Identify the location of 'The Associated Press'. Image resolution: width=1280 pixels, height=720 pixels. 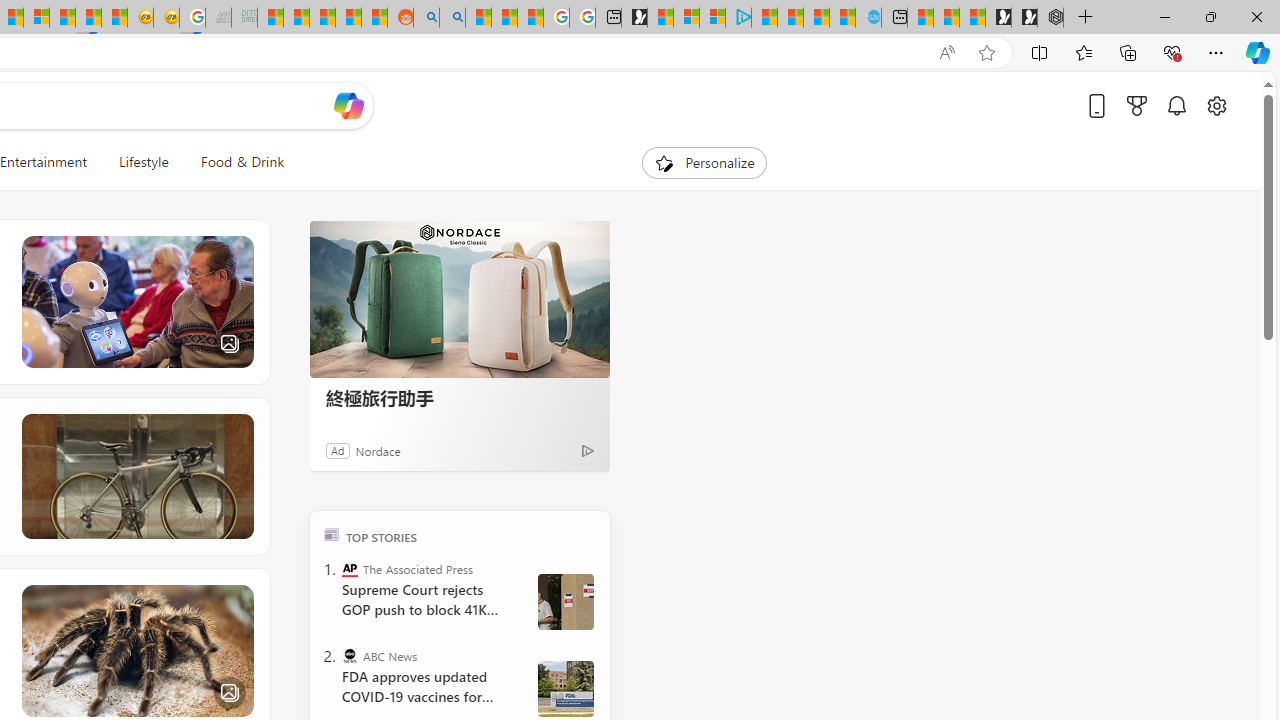
(350, 568).